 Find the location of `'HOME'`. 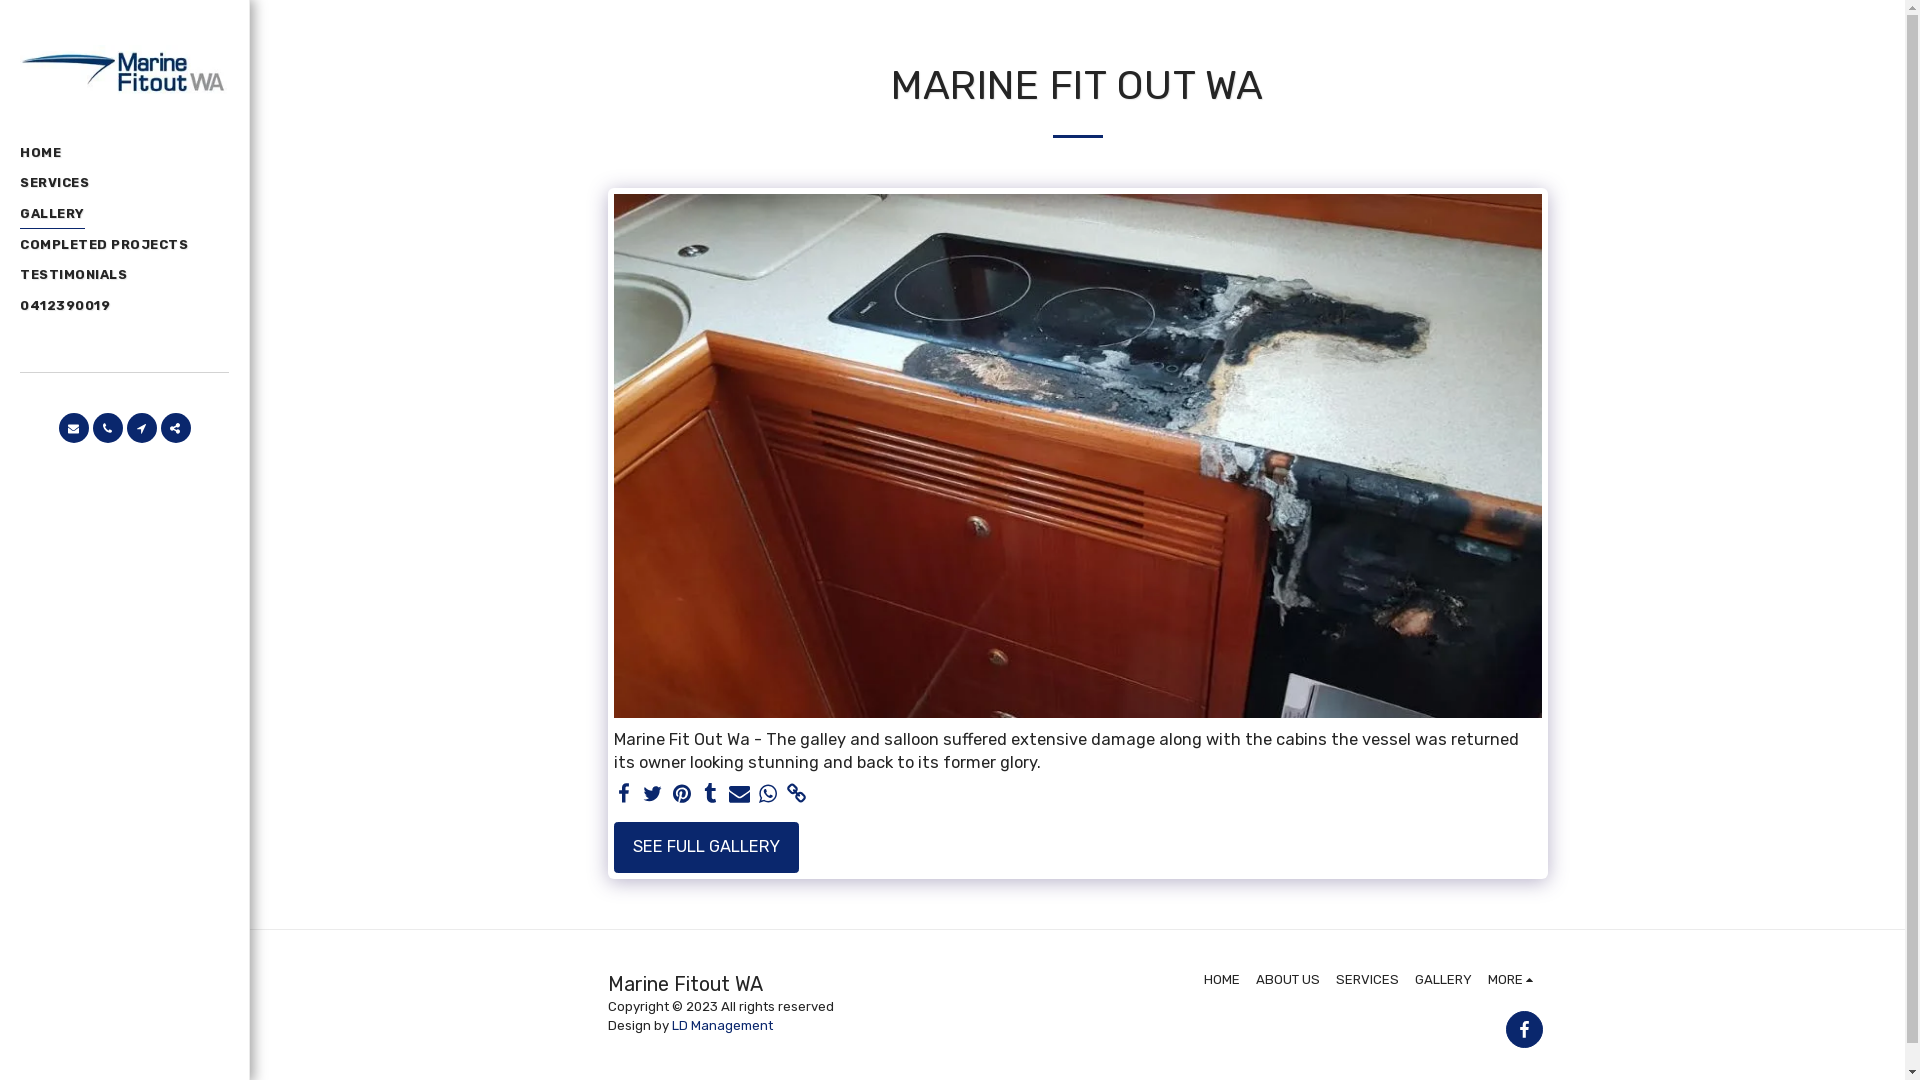

'HOME' is located at coordinates (1221, 978).